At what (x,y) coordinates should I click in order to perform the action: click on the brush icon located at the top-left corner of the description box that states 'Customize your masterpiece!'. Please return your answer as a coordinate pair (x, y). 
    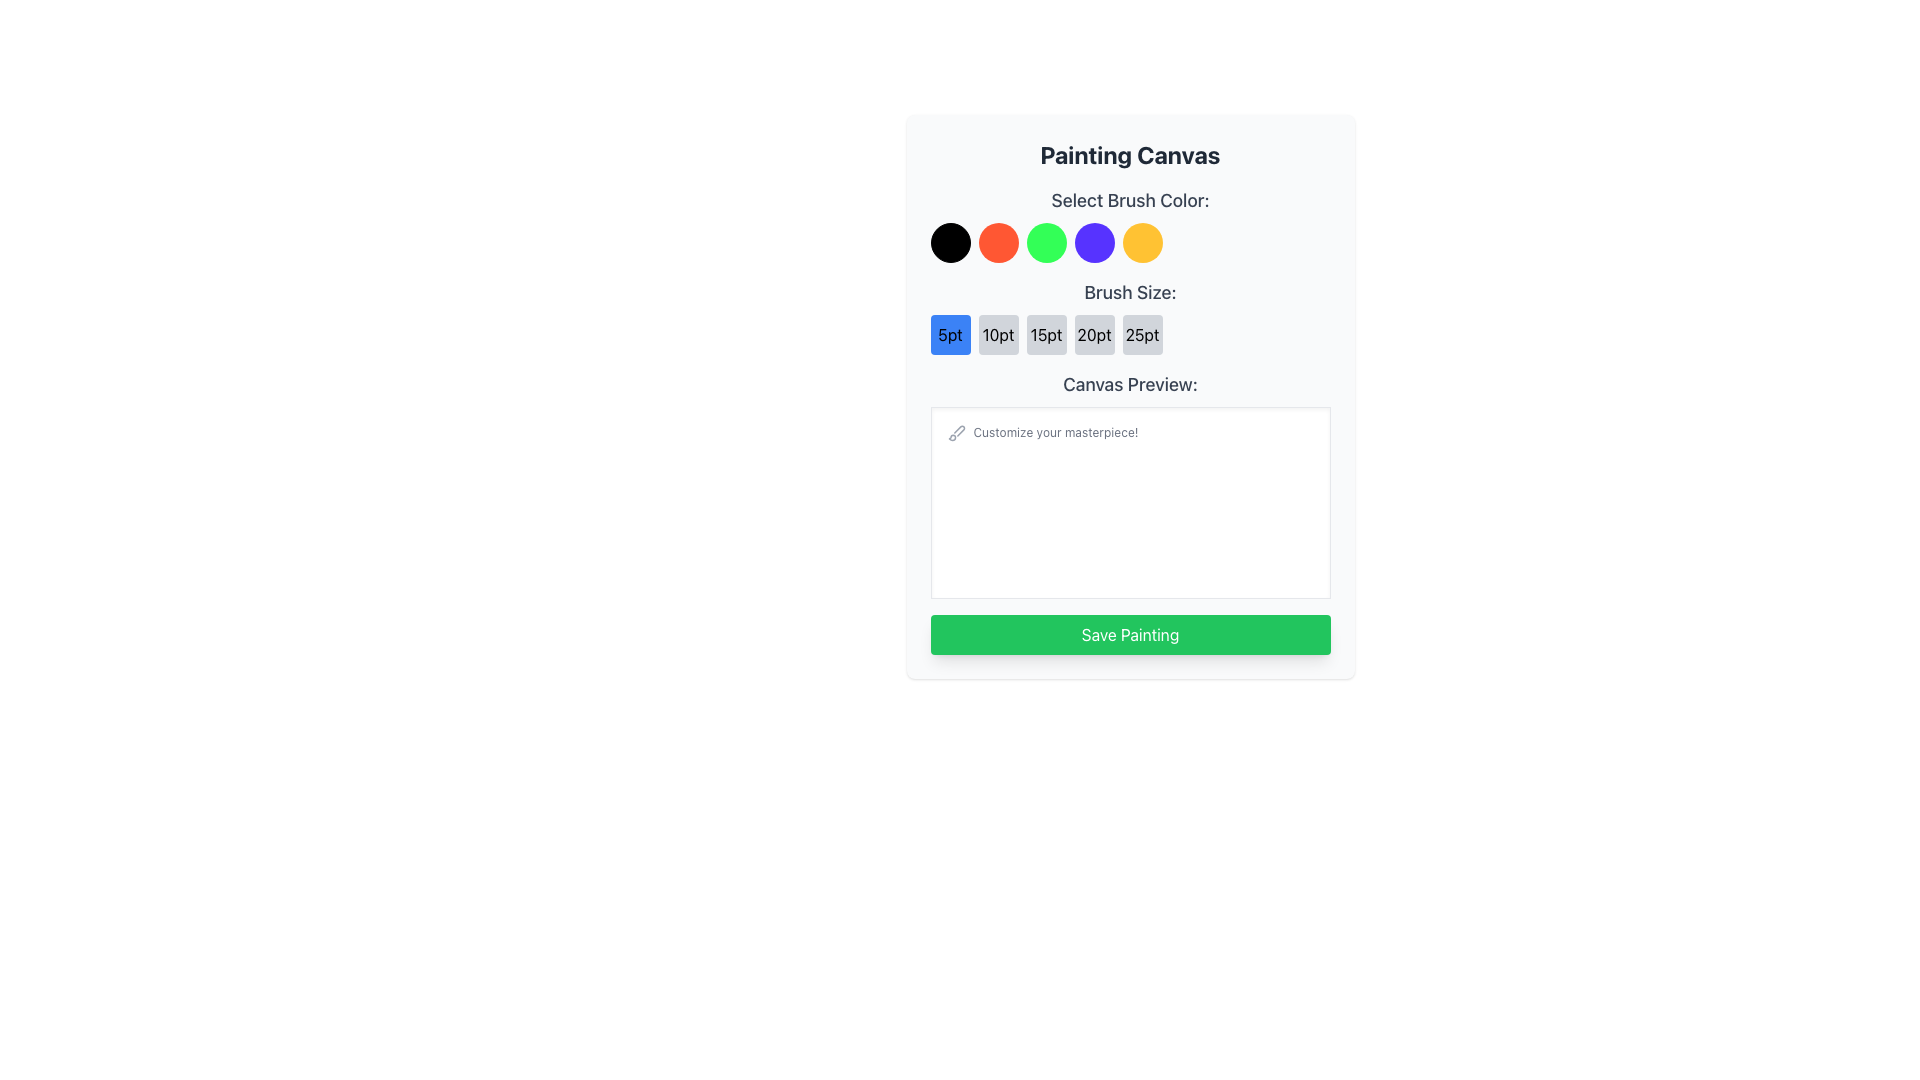
    Looking at the image, I should click on (955, 431).